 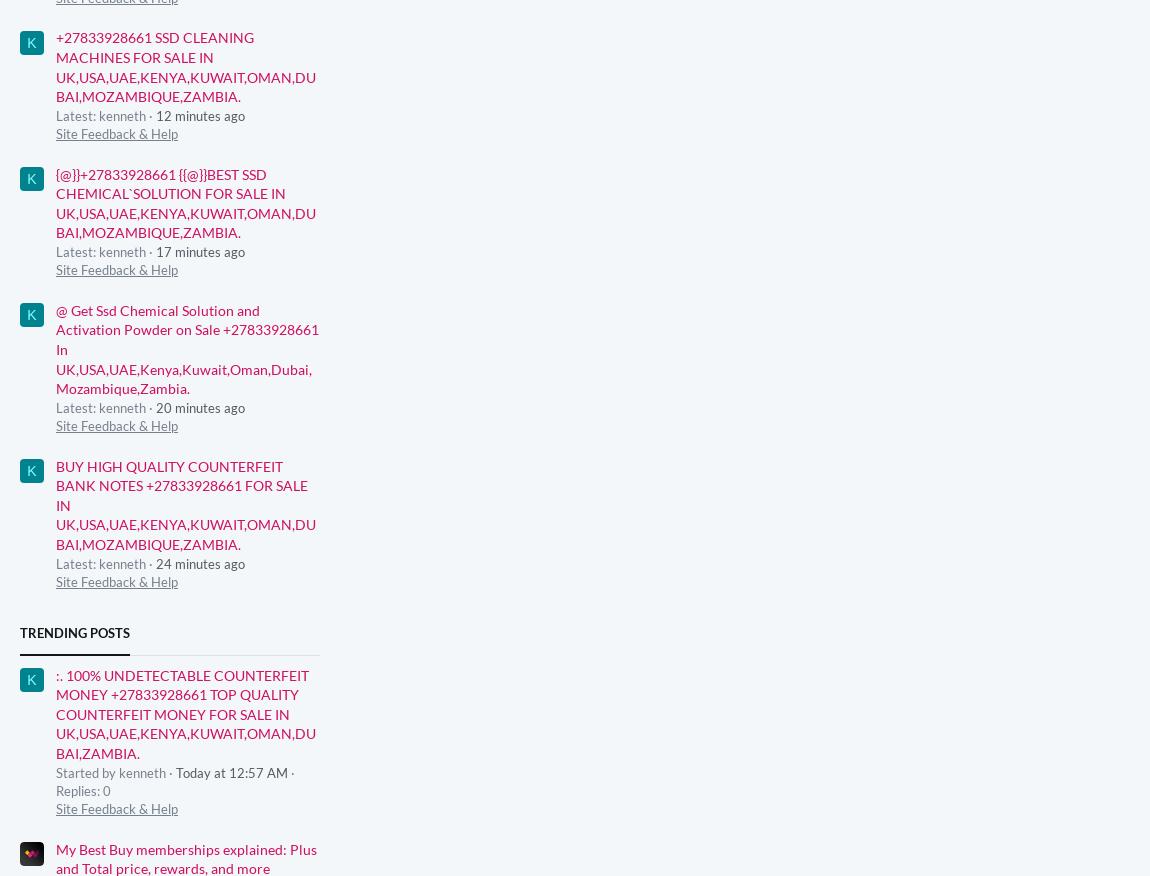 What do you see at coordinates (763, 849) in the screenshot?
I see `'Terms & Conditions'` at bounding box center [763, 849].